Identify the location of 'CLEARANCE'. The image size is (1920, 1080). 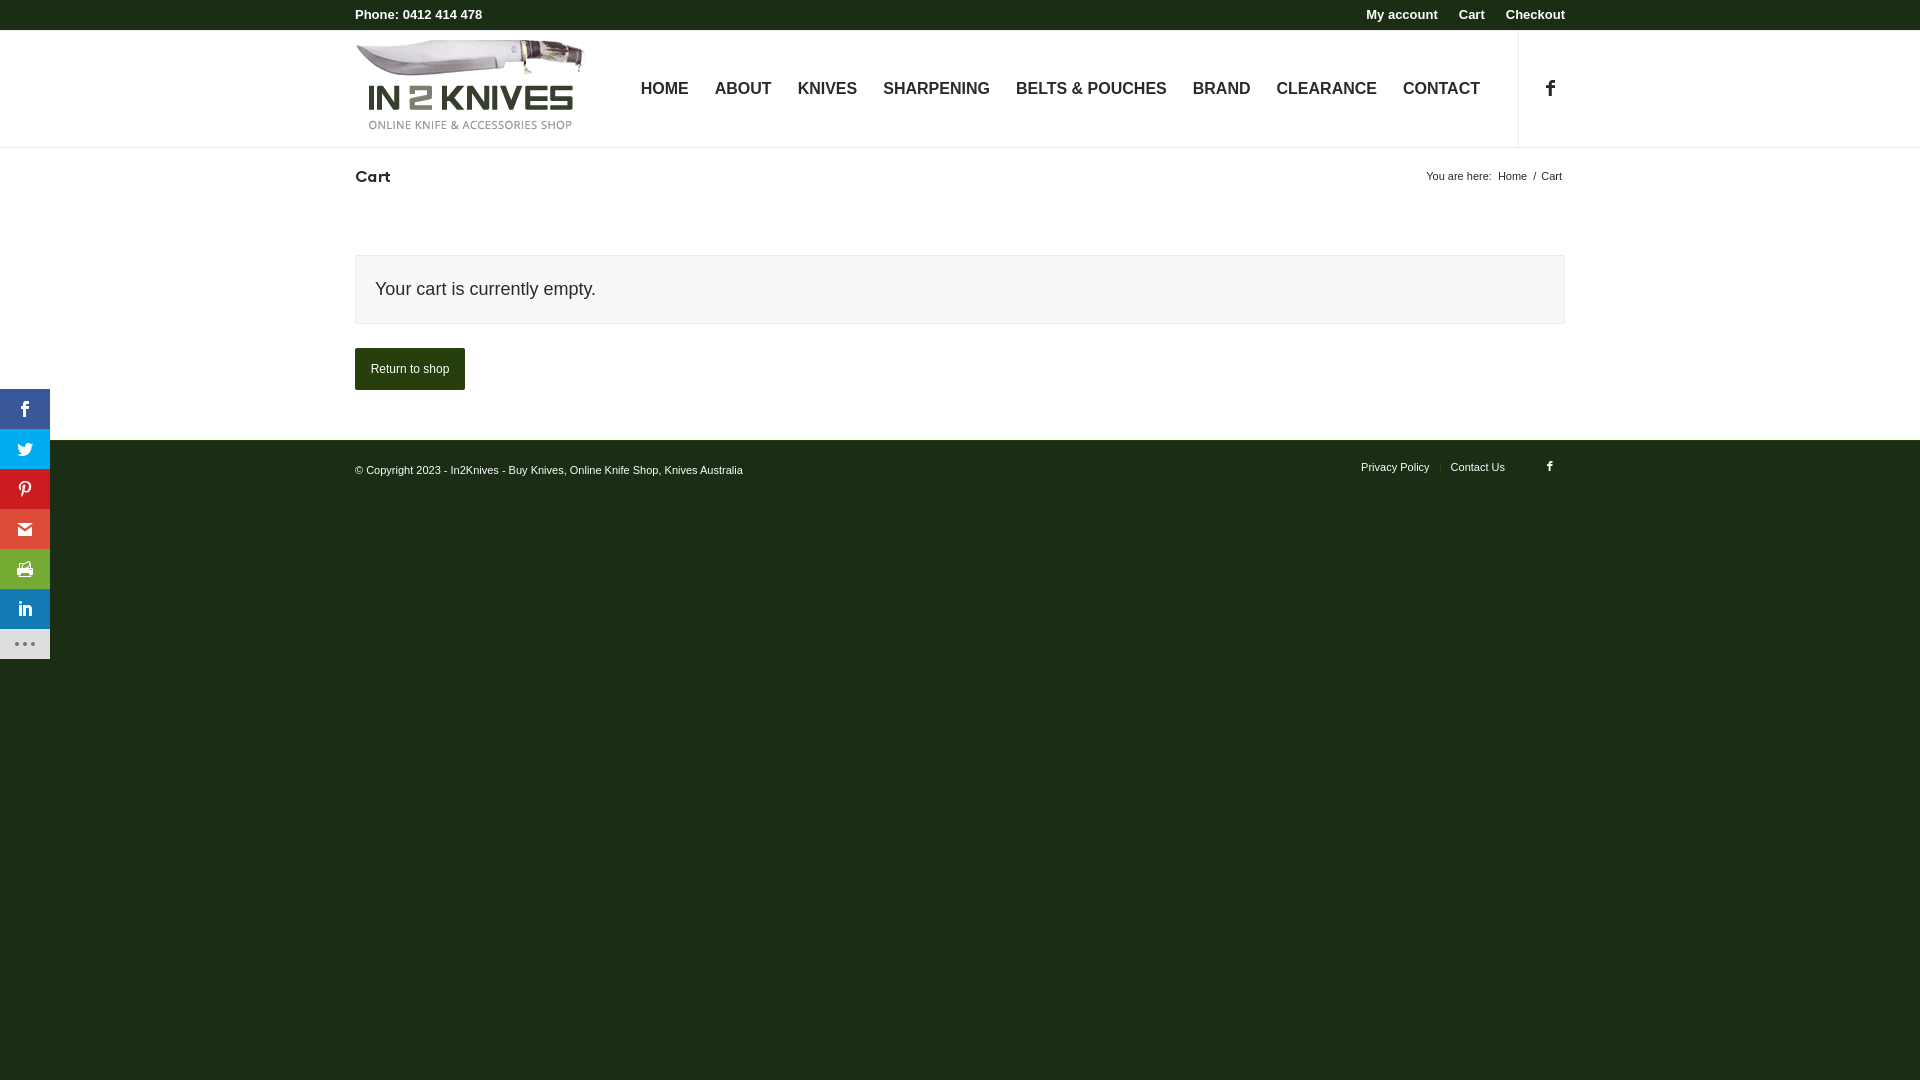
(1326, 87).